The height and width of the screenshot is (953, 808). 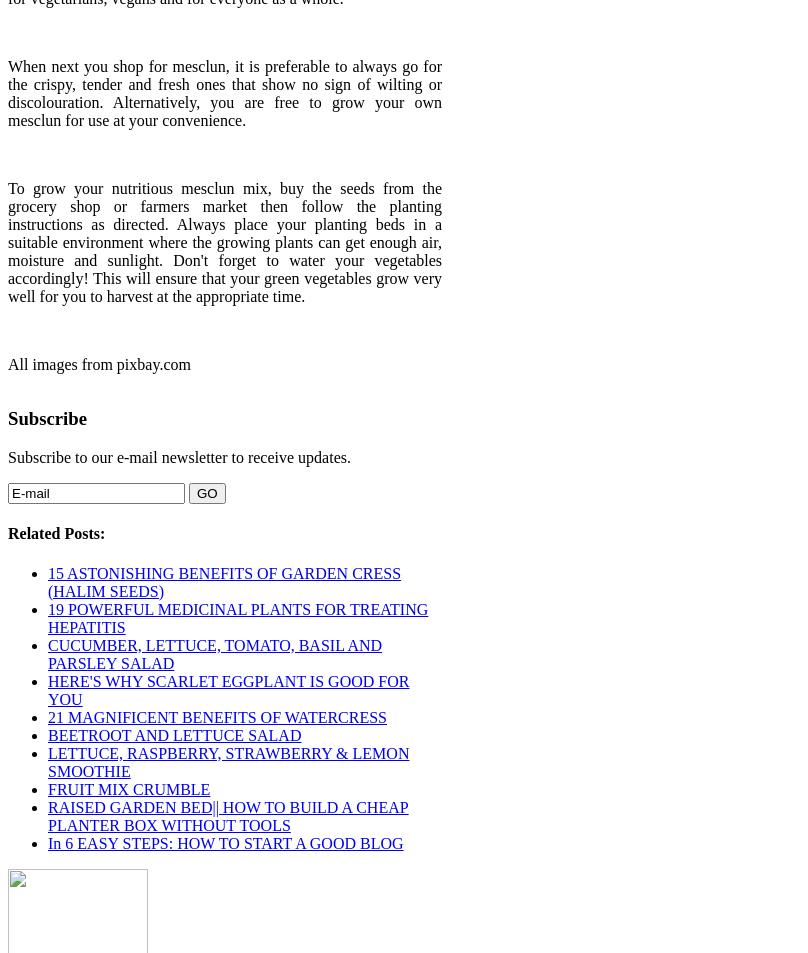 What do you see at coordinates (47, 617) in the screenshot?
I see `'19 POWERFUL MEDICINAL PLANTS FOR TREATING HEPATITIS'` at bounding box center [47, 617].